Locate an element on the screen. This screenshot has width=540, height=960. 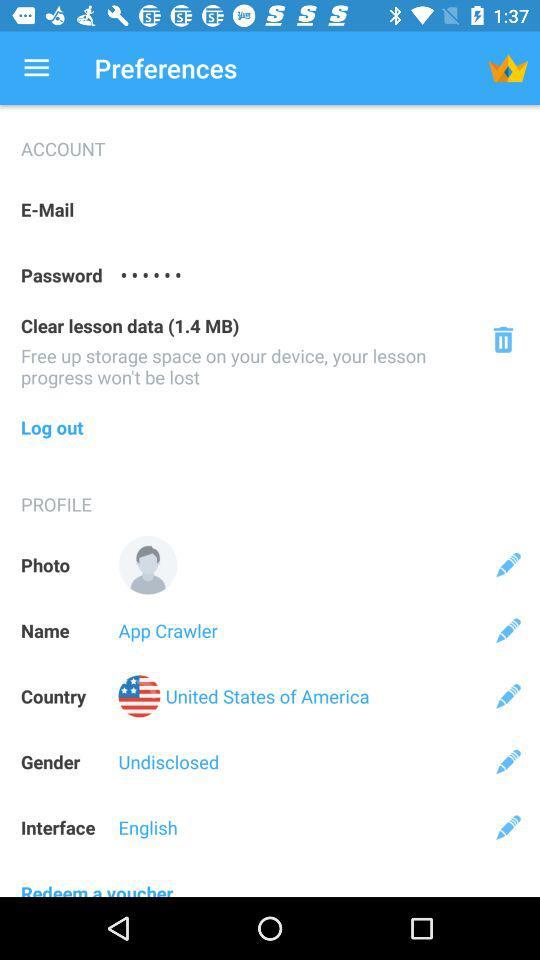
edit the photo is located at coordinates (508, 565).